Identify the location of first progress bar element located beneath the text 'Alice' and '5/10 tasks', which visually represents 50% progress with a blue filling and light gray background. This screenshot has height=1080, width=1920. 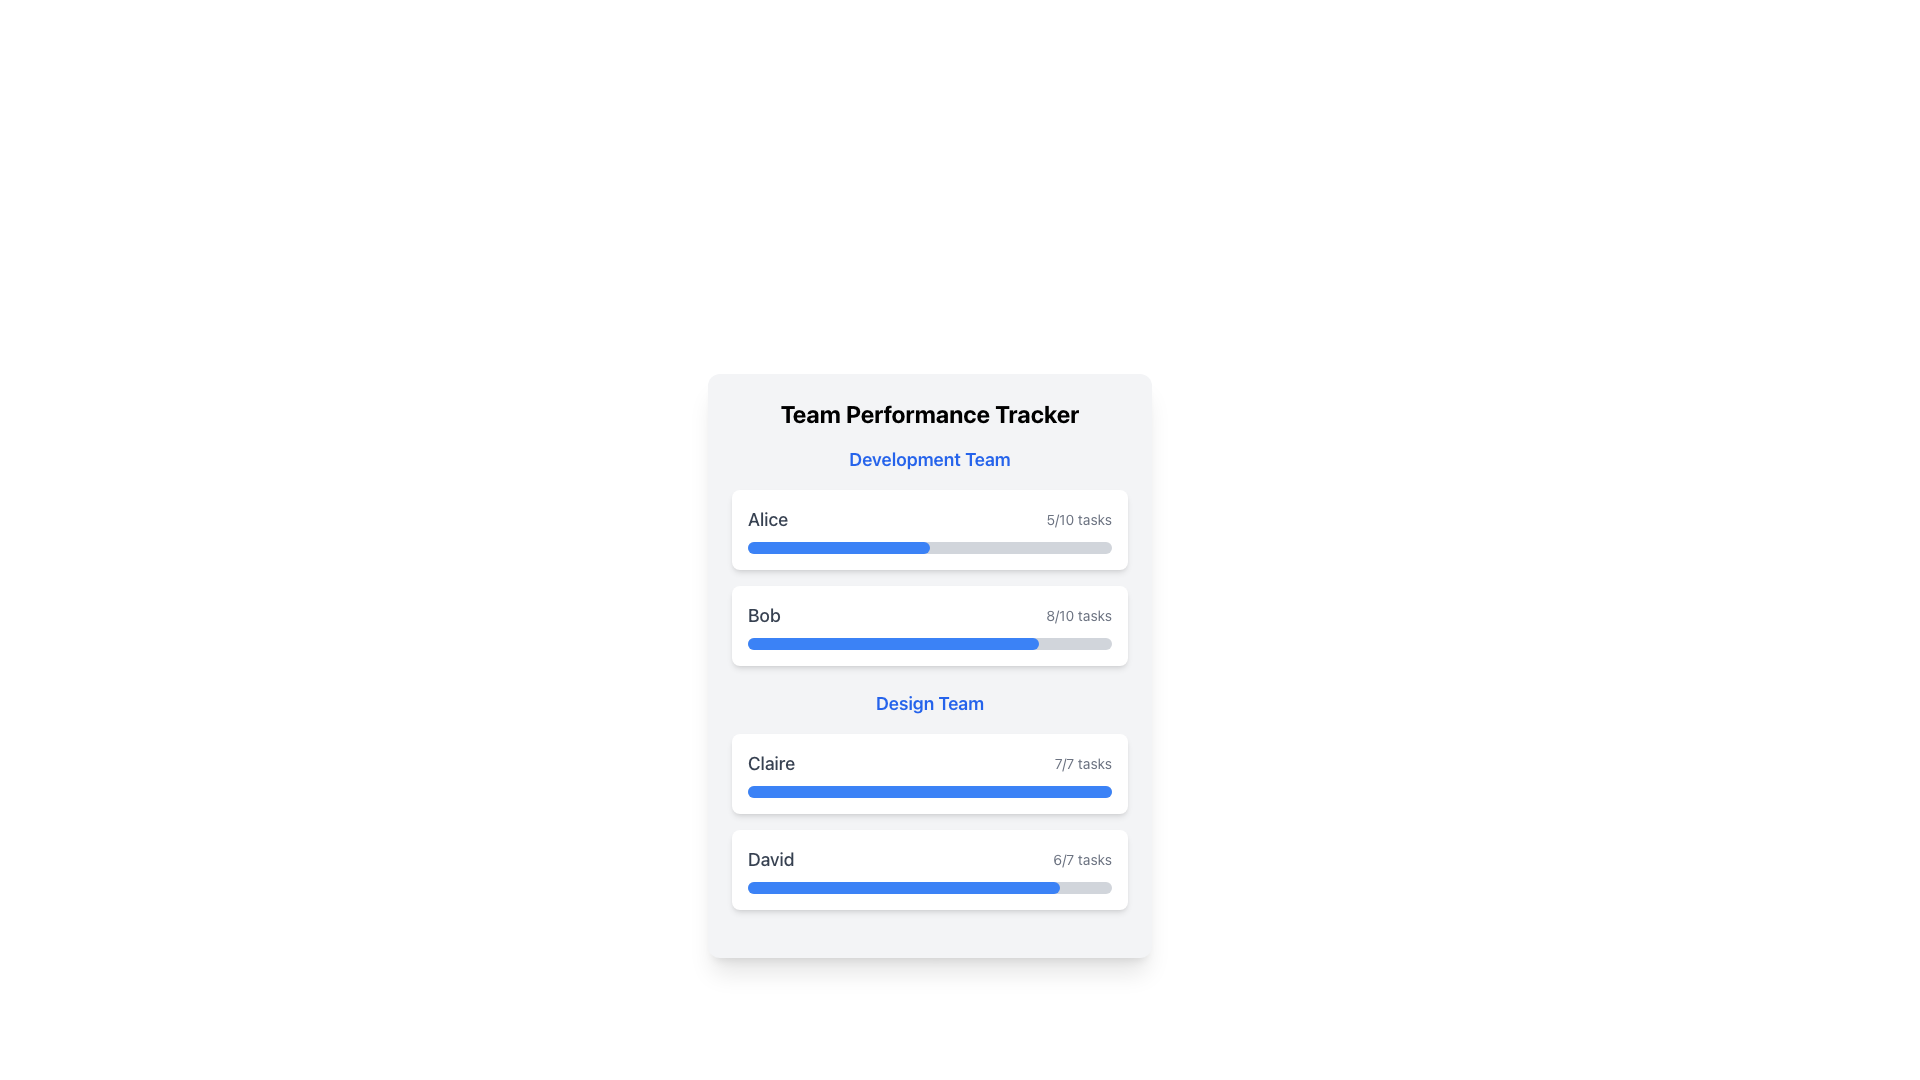
(929, 547).